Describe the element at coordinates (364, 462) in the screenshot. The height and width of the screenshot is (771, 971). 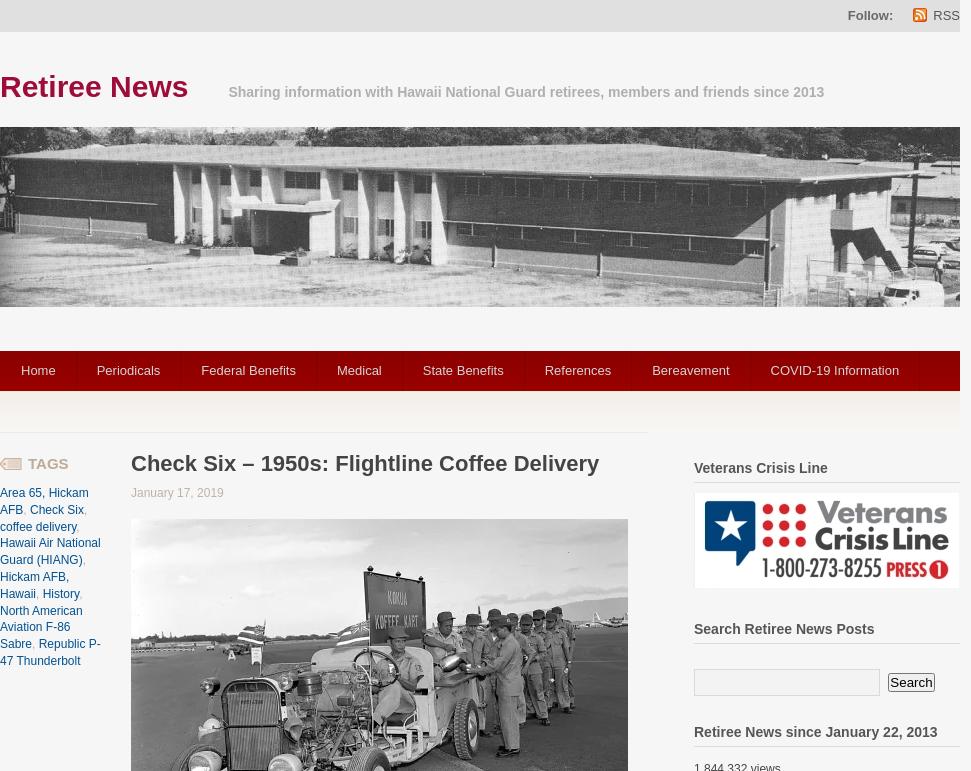
I see `'Check Six – 1950s: Flightline Coffee Delivery'` at that location.